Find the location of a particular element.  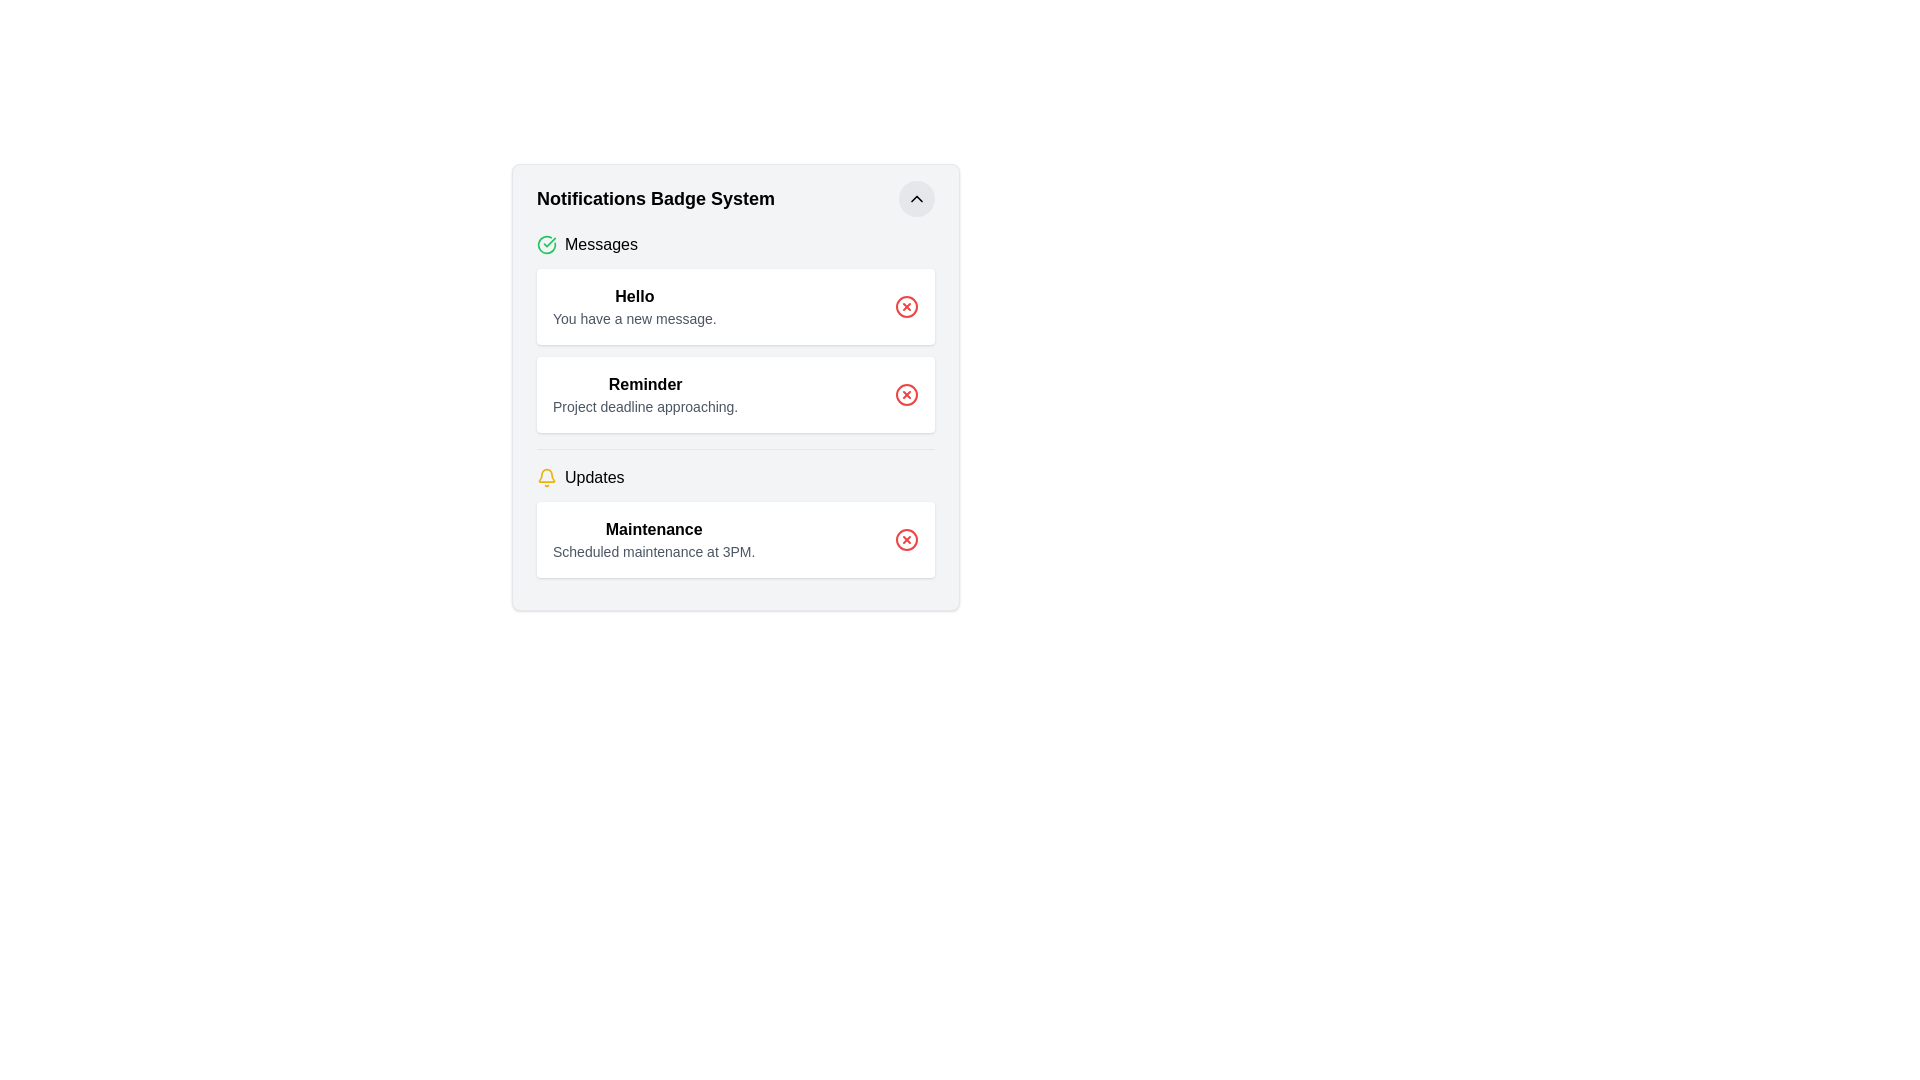

text displayed in the TextBlock element that shows 'Maintenance' in bold and 'Scheduled maintenance at 3PM.' in smaller gray font, located under the 'Updates' section of the interface is located at coordinates (654, 540).